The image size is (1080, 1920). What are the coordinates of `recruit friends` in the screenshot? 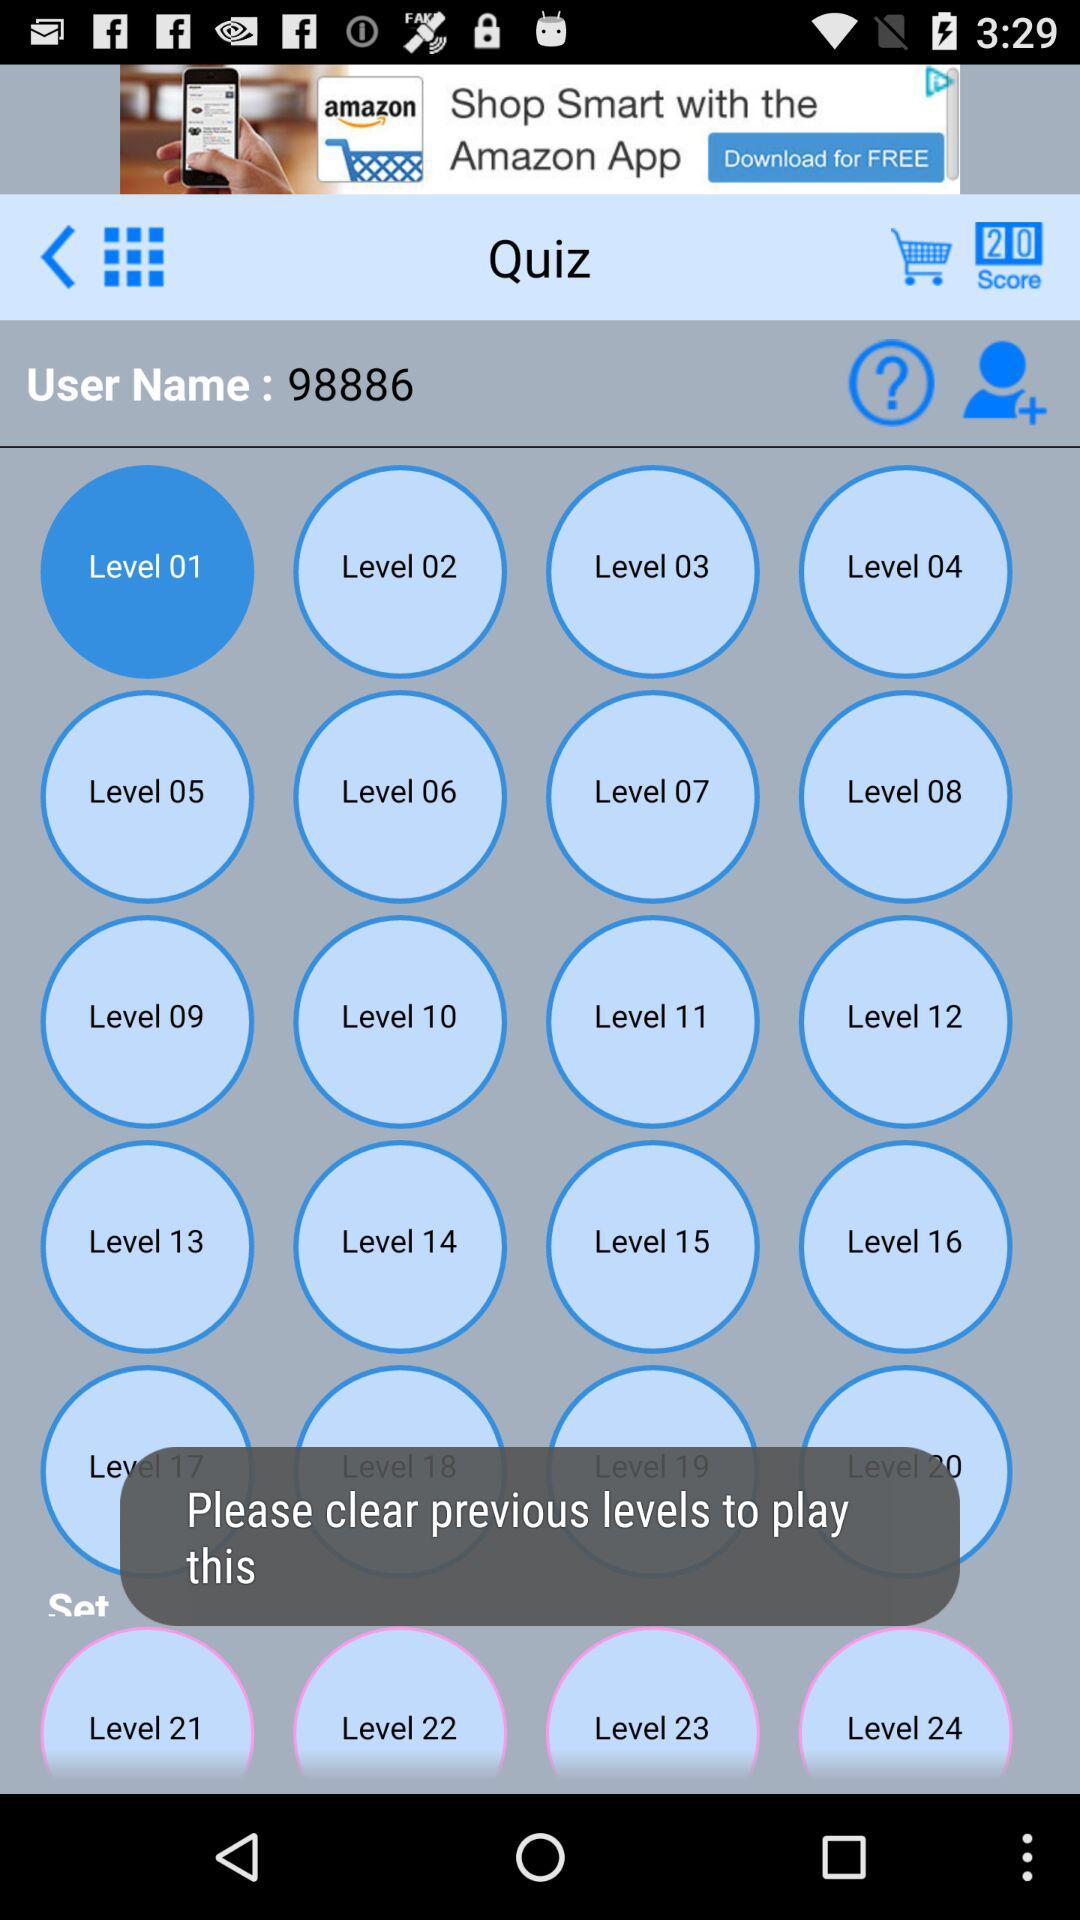 It's located at (1004, 382).